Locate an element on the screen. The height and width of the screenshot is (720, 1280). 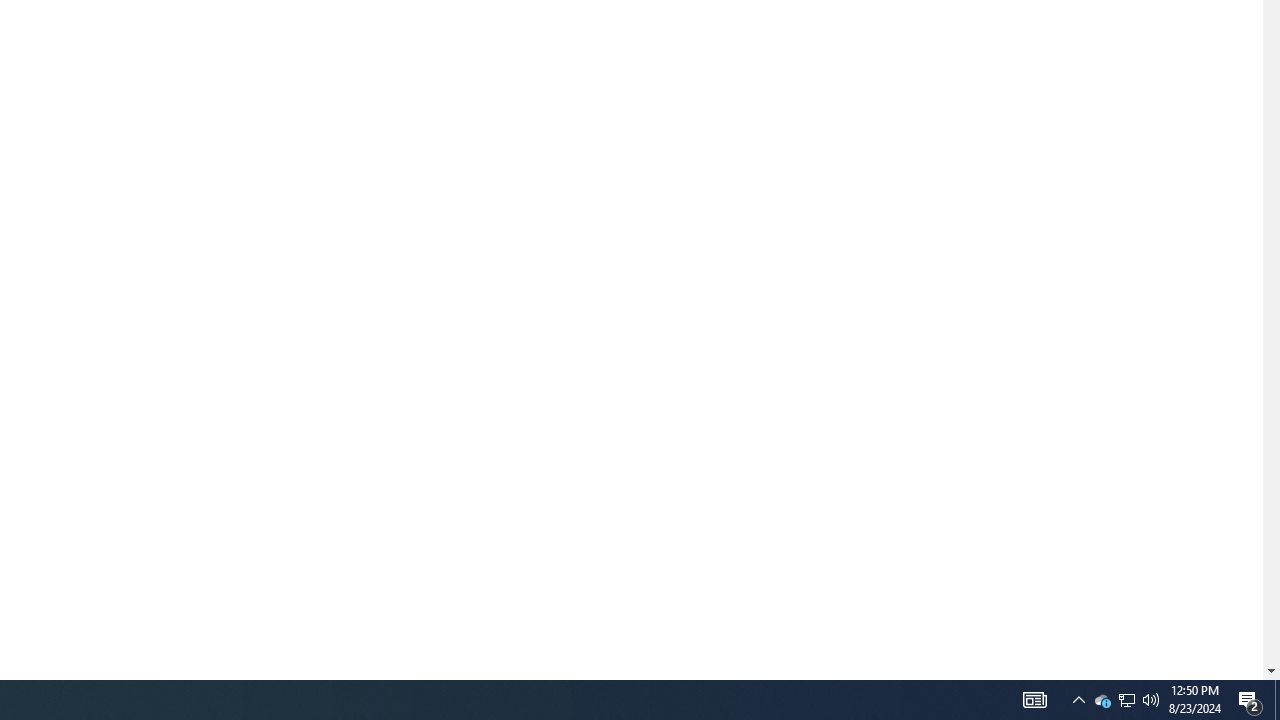
'User Promoted Notification Area' is located at coordinates (1078, 698).